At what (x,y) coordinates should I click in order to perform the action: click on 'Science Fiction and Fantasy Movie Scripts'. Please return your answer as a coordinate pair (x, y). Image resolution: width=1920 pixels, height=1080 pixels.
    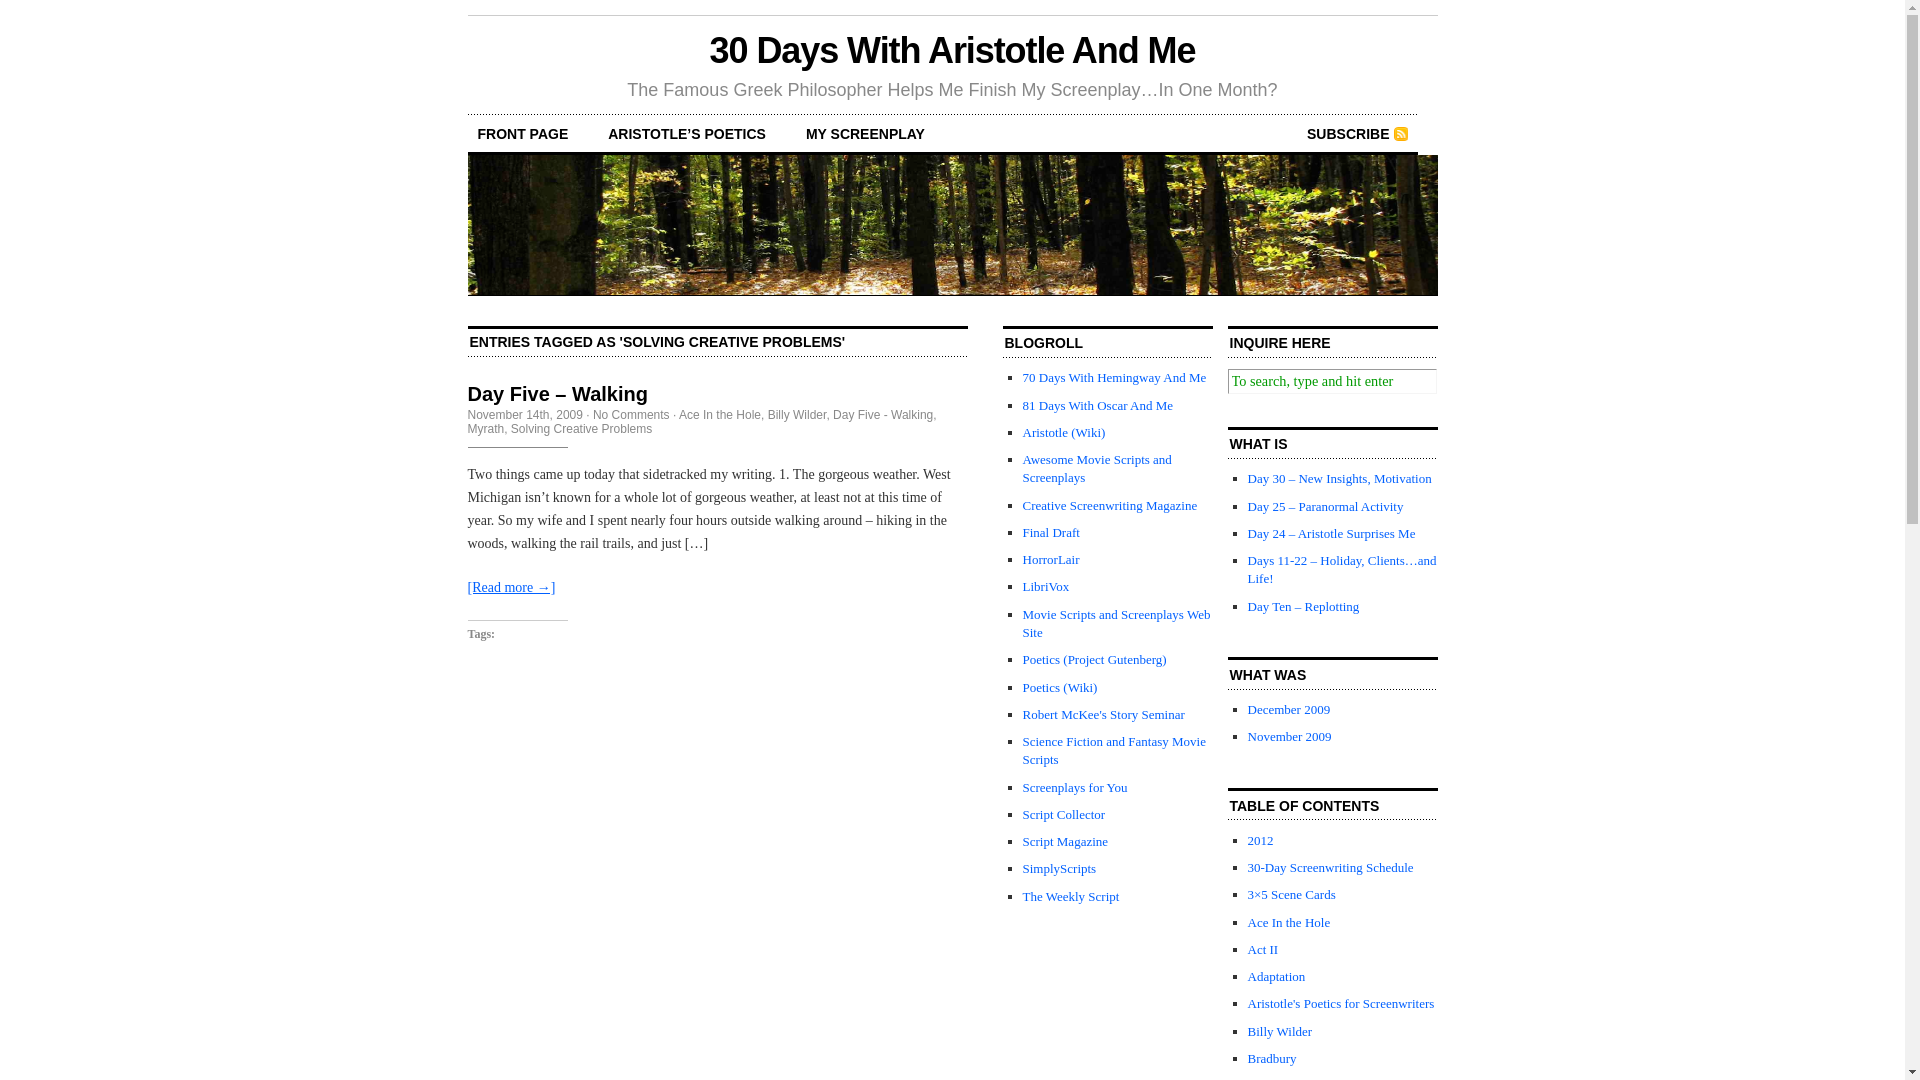
    Looking at the image, I should click on (1112, 750).